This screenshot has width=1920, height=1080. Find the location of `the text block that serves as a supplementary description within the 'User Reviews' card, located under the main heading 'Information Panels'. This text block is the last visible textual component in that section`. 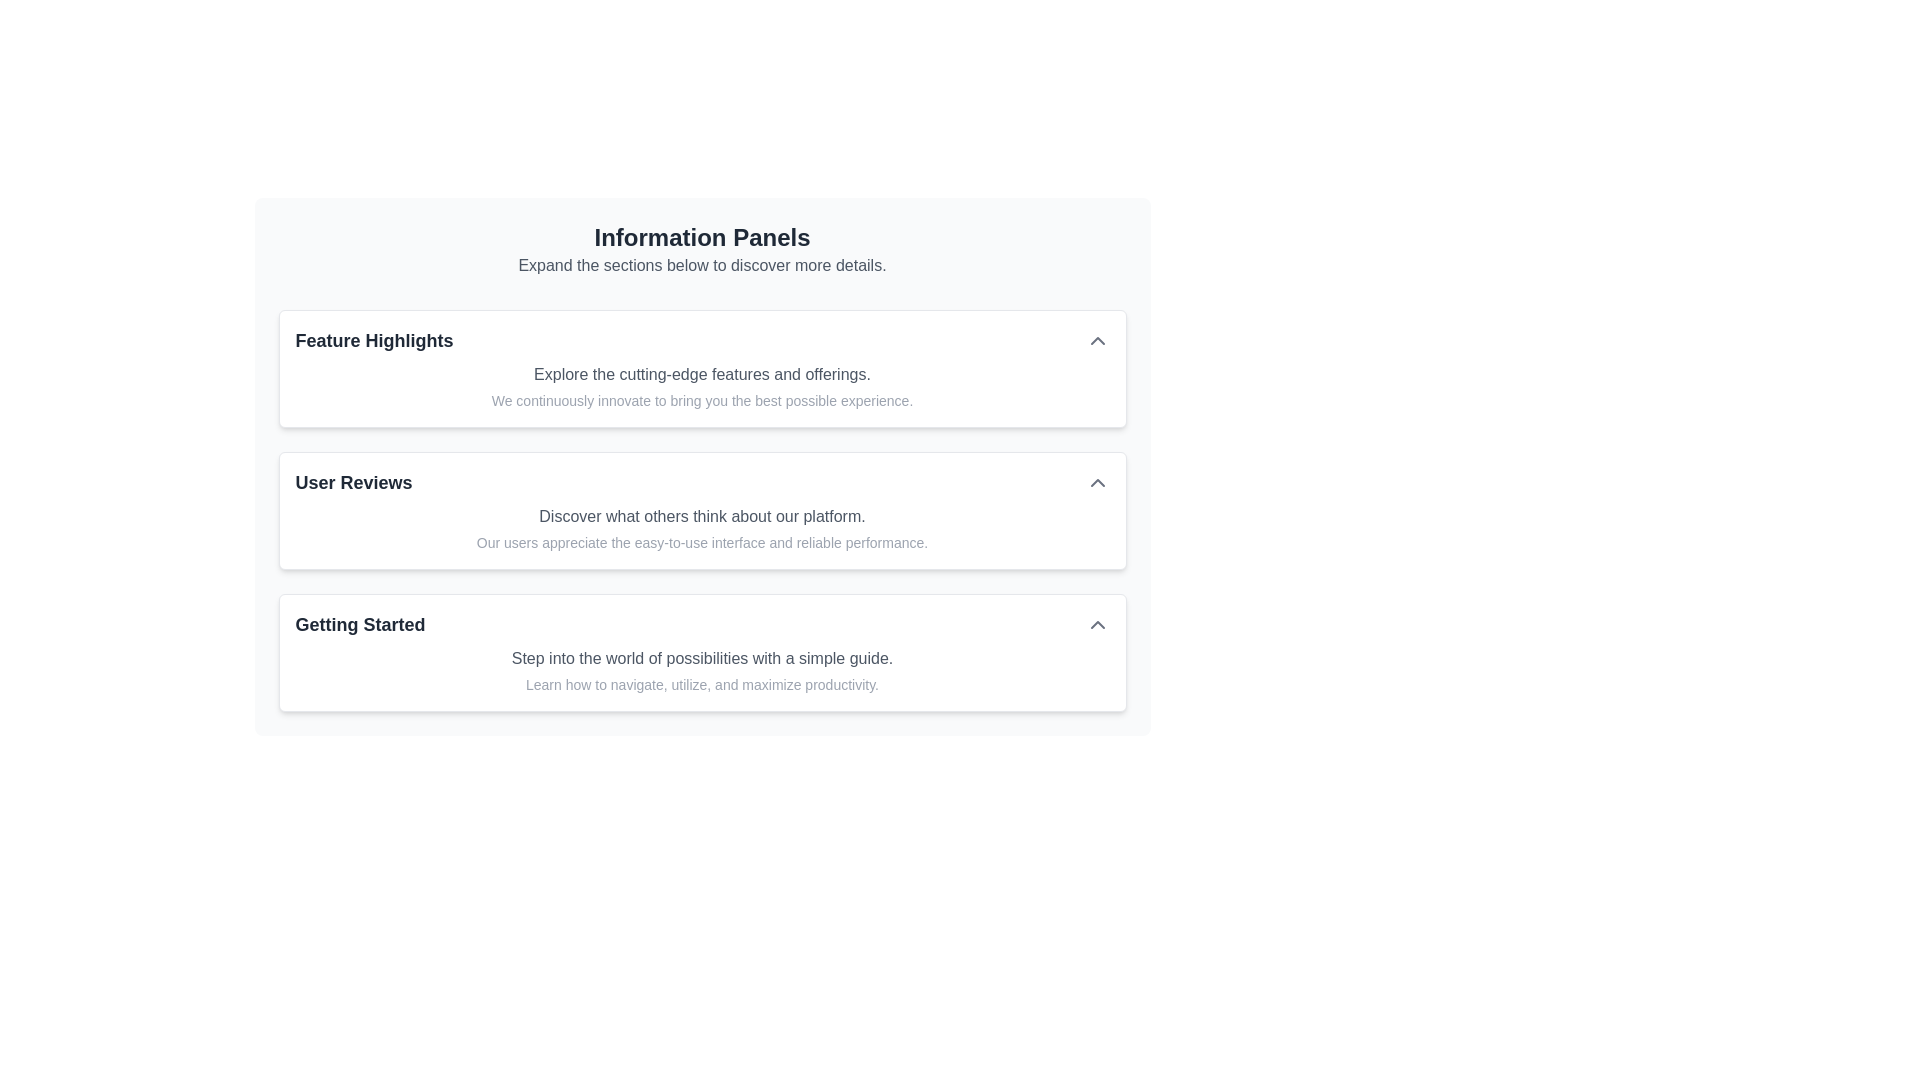

the text block that serves as a supplementary description within the 'User Reviews' card, located under the main heading 'Information Panels'. This text block is the last visible textual component in that section is located at coordinates (702, 543).